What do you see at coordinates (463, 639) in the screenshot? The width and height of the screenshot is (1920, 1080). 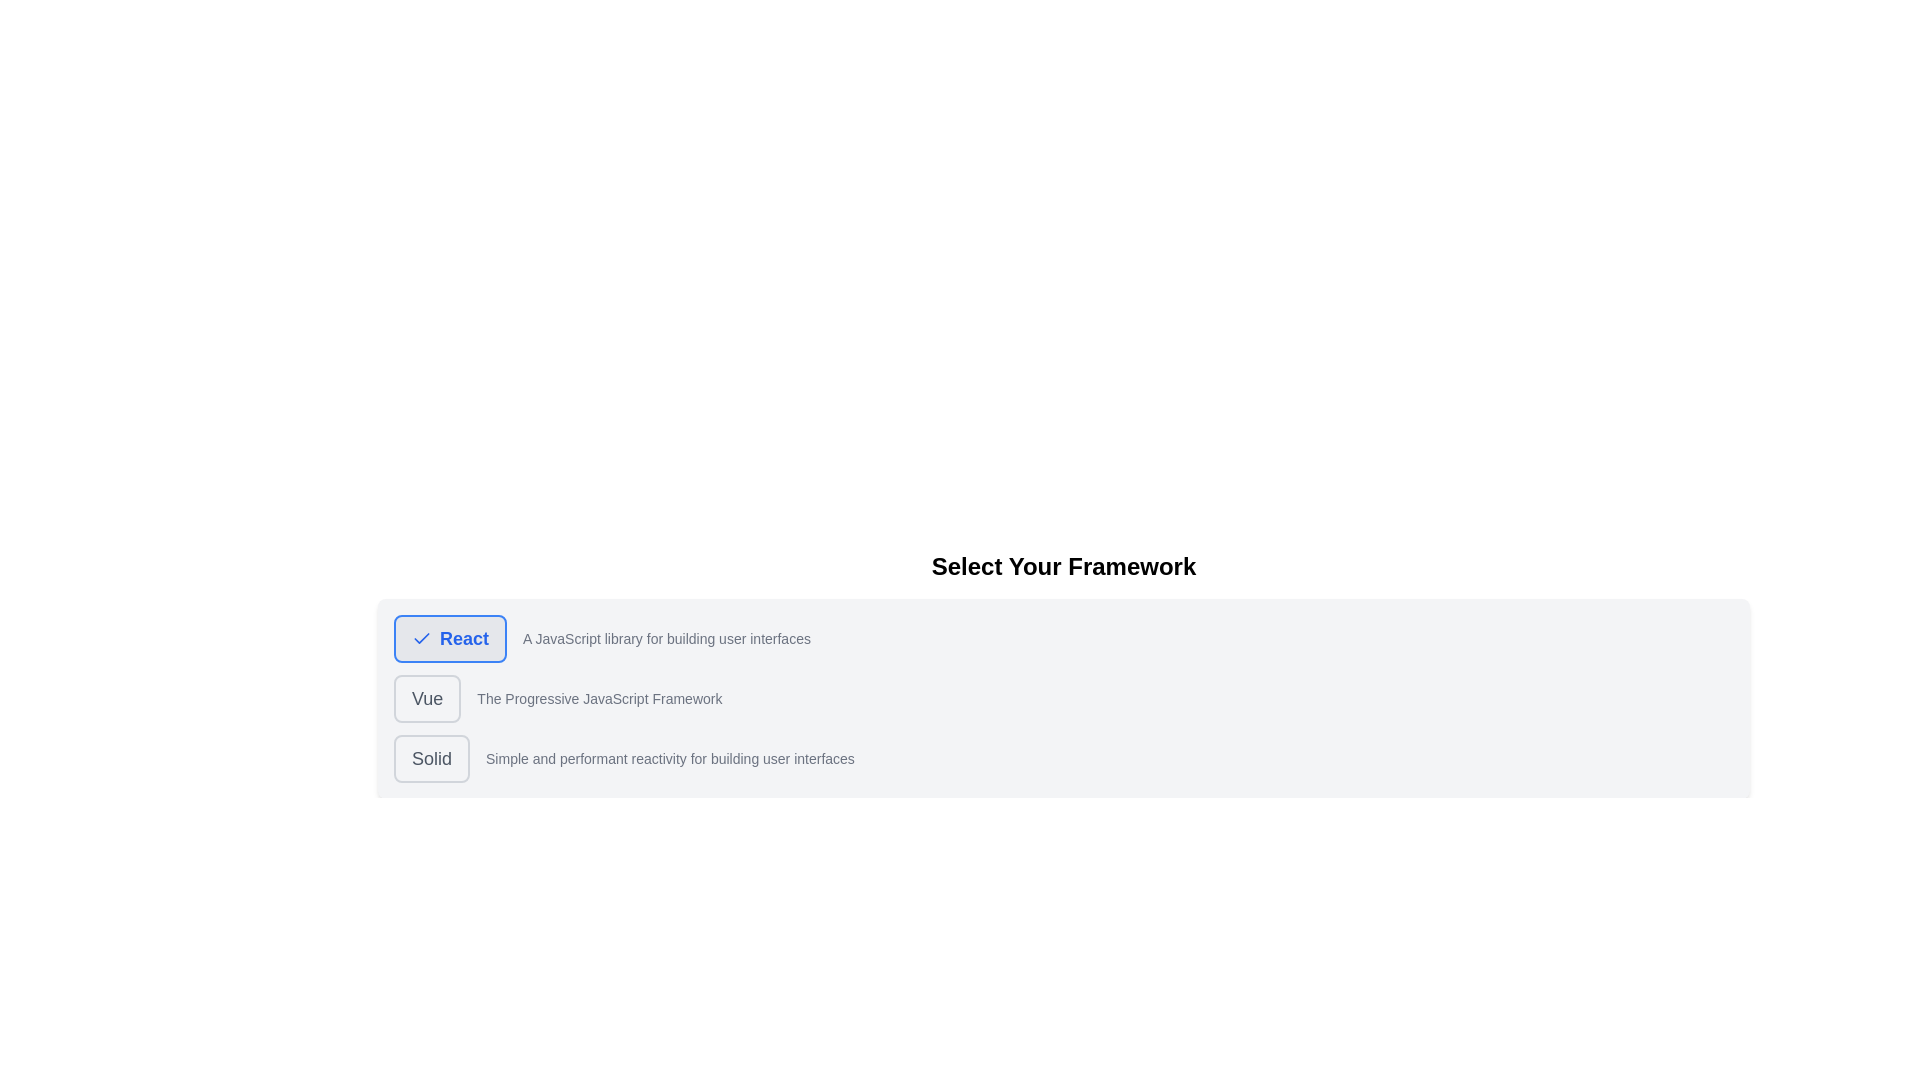 I see `the interactive button containing the text label 'React'` at bounding box center [463, 639].